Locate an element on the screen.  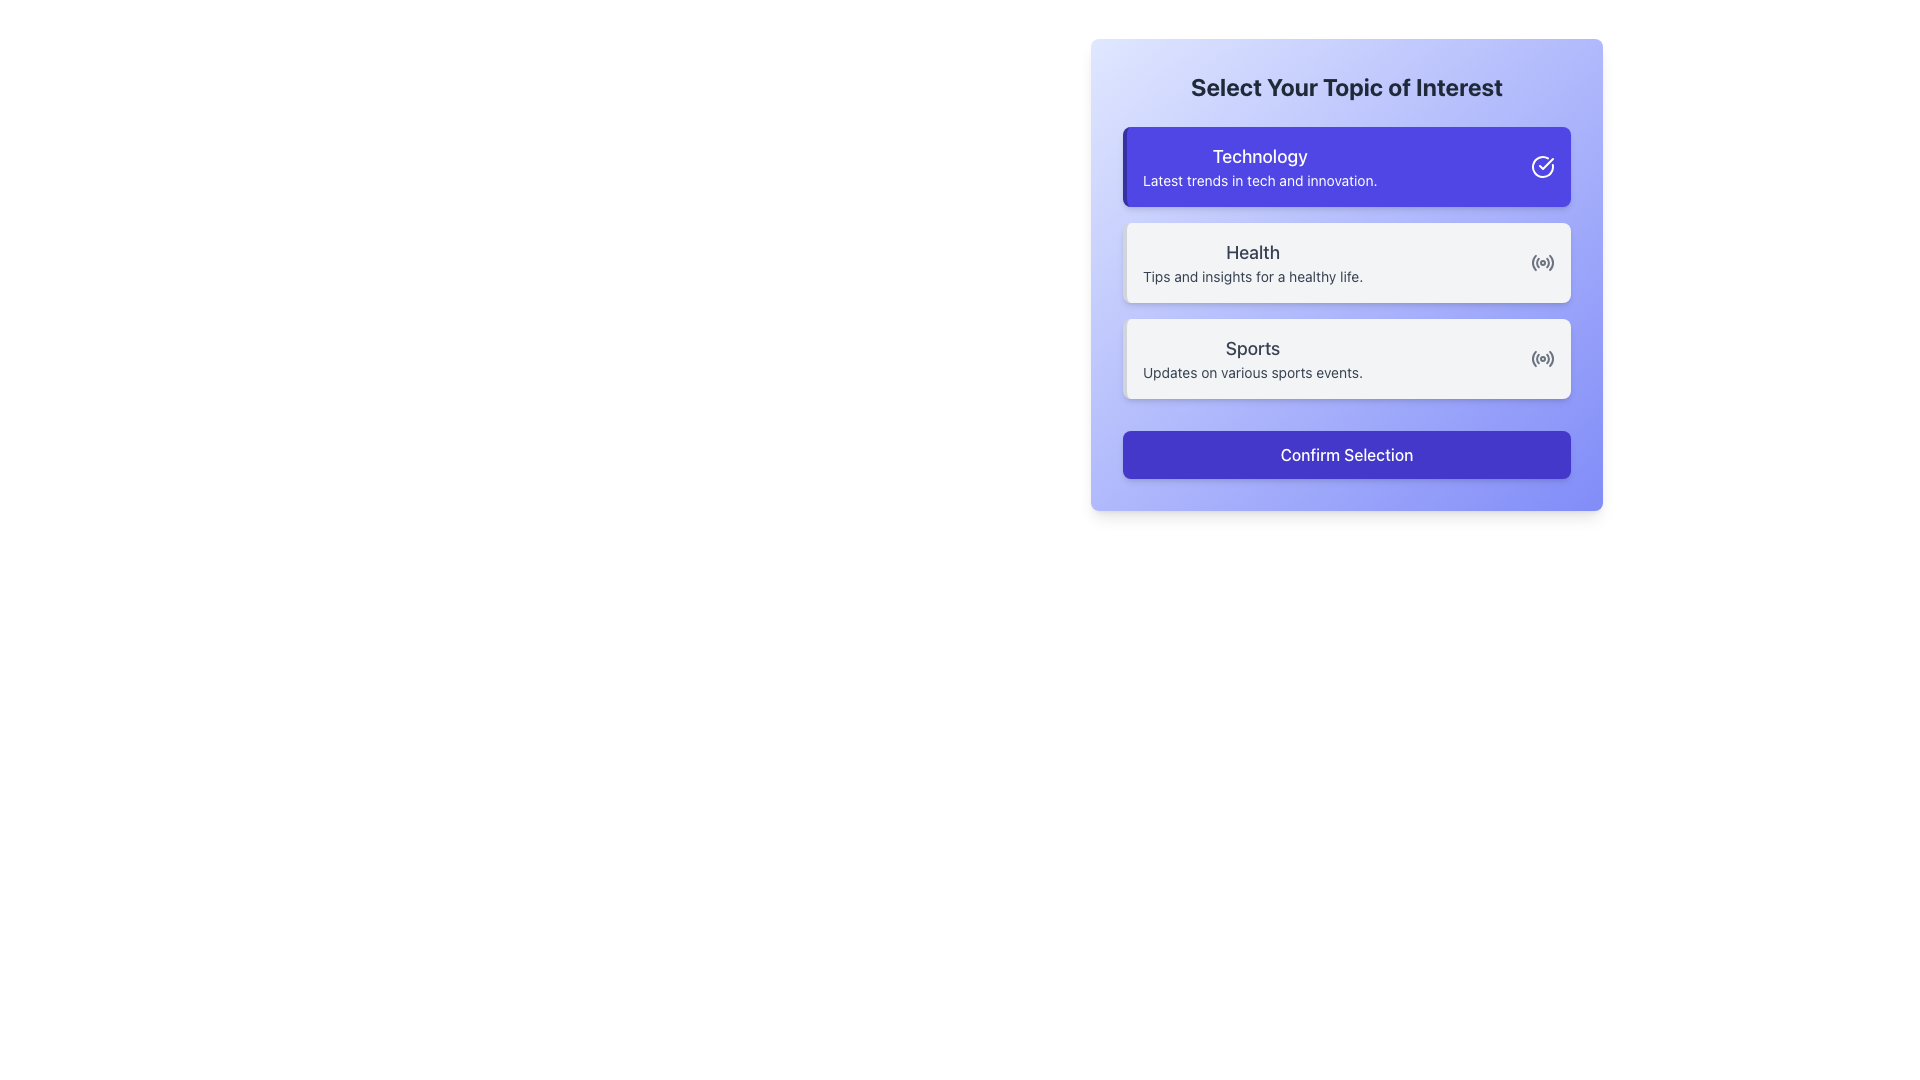
the interactive card representing the 'Technology' topic, which is the topmost card in the list of three options under the 'Select Your Topic of Interest' section is located at coordinates (1347, 165).